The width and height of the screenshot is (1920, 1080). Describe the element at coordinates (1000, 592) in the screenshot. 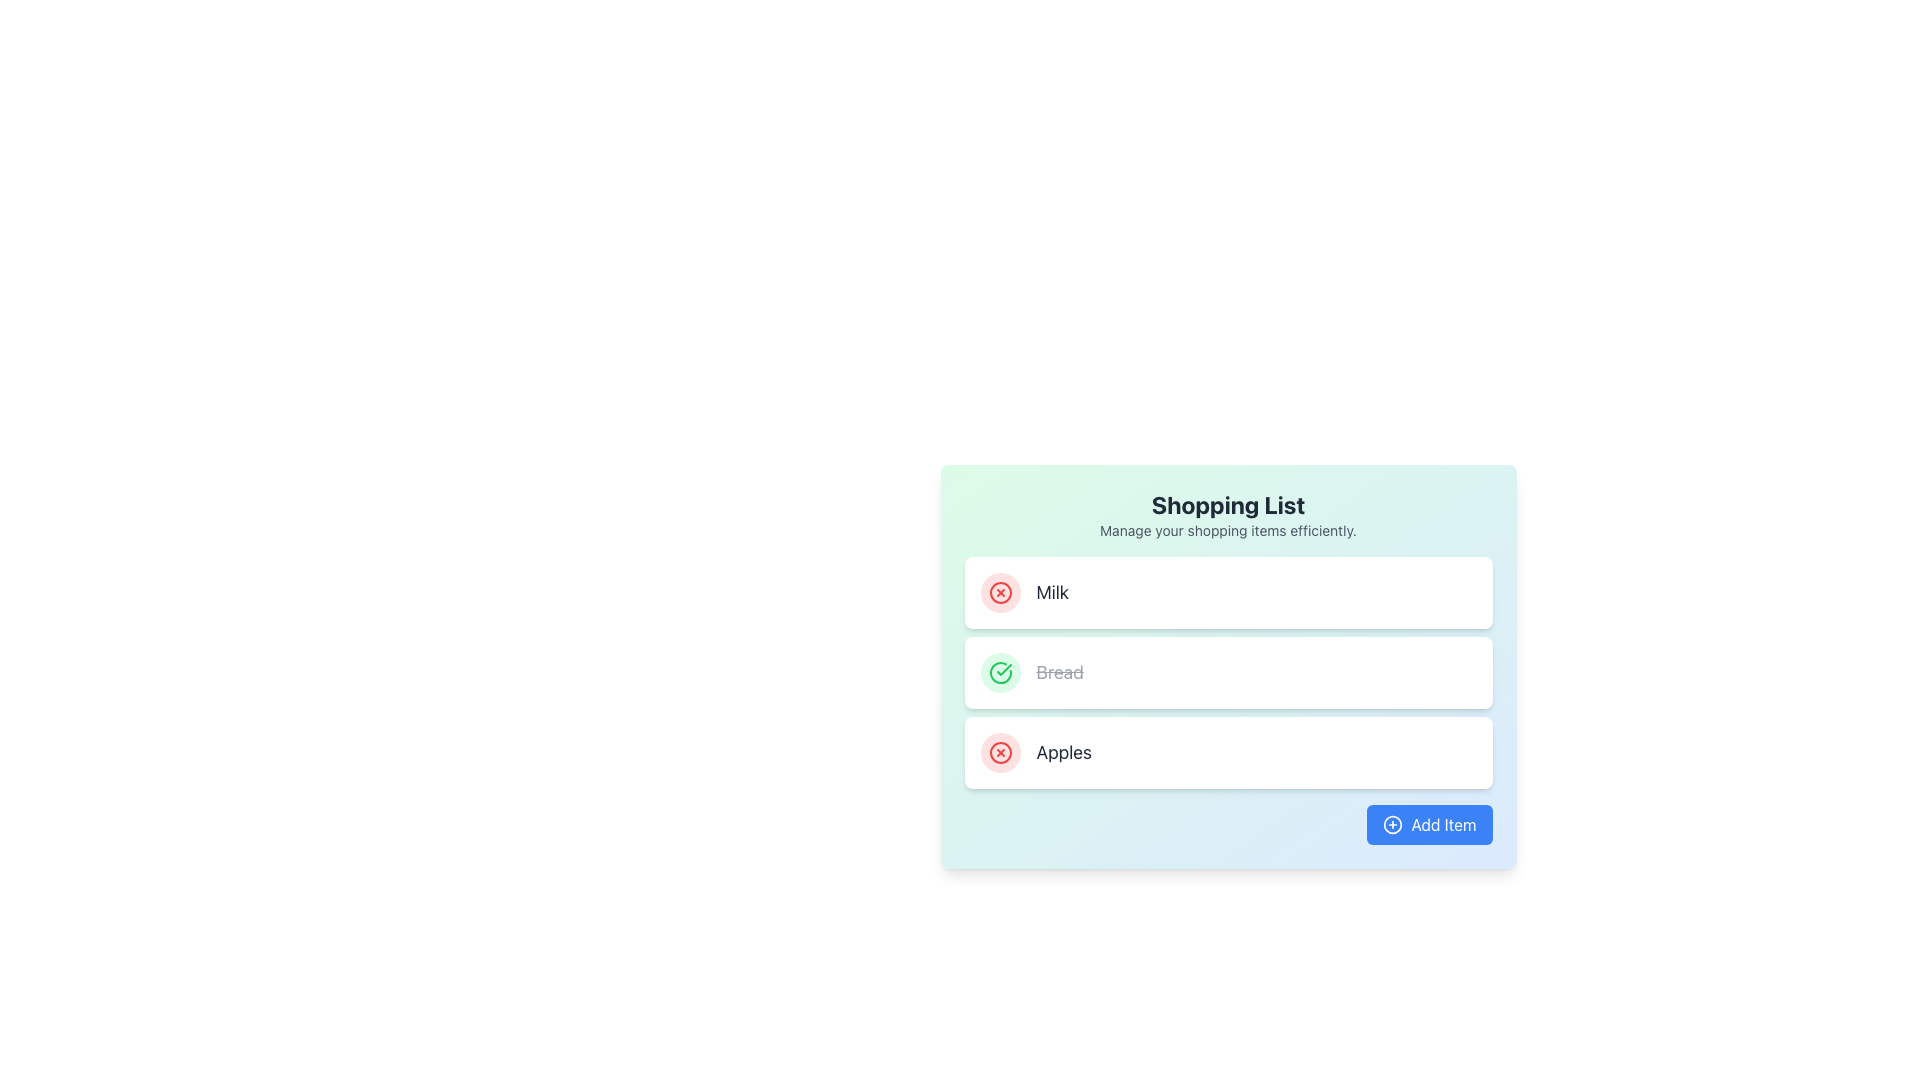

I see `the delete button located to the left of the text 'Milk' in the vertically stacked list` at that location.